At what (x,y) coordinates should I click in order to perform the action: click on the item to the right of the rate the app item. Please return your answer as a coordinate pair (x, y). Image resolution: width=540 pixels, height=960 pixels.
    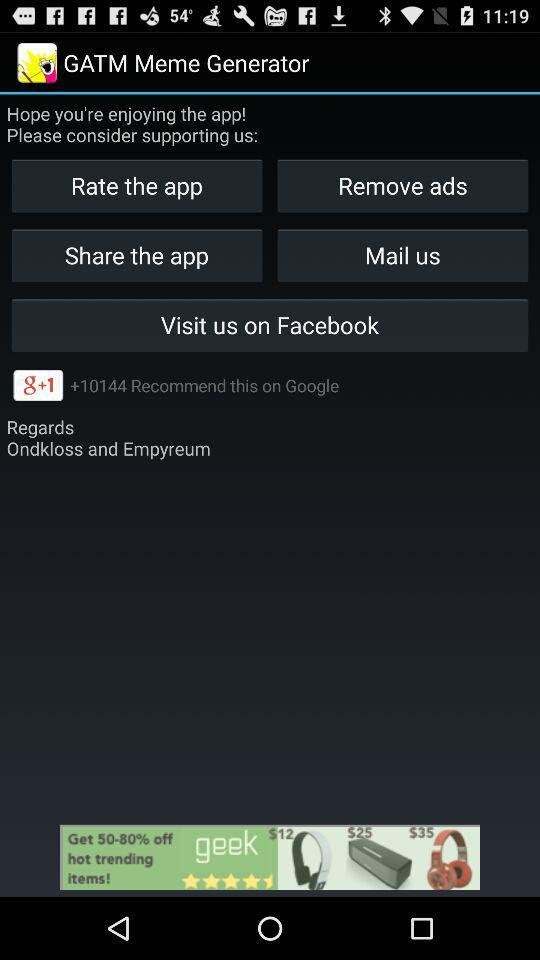
    Looking at the image, I should click on (402, 254).